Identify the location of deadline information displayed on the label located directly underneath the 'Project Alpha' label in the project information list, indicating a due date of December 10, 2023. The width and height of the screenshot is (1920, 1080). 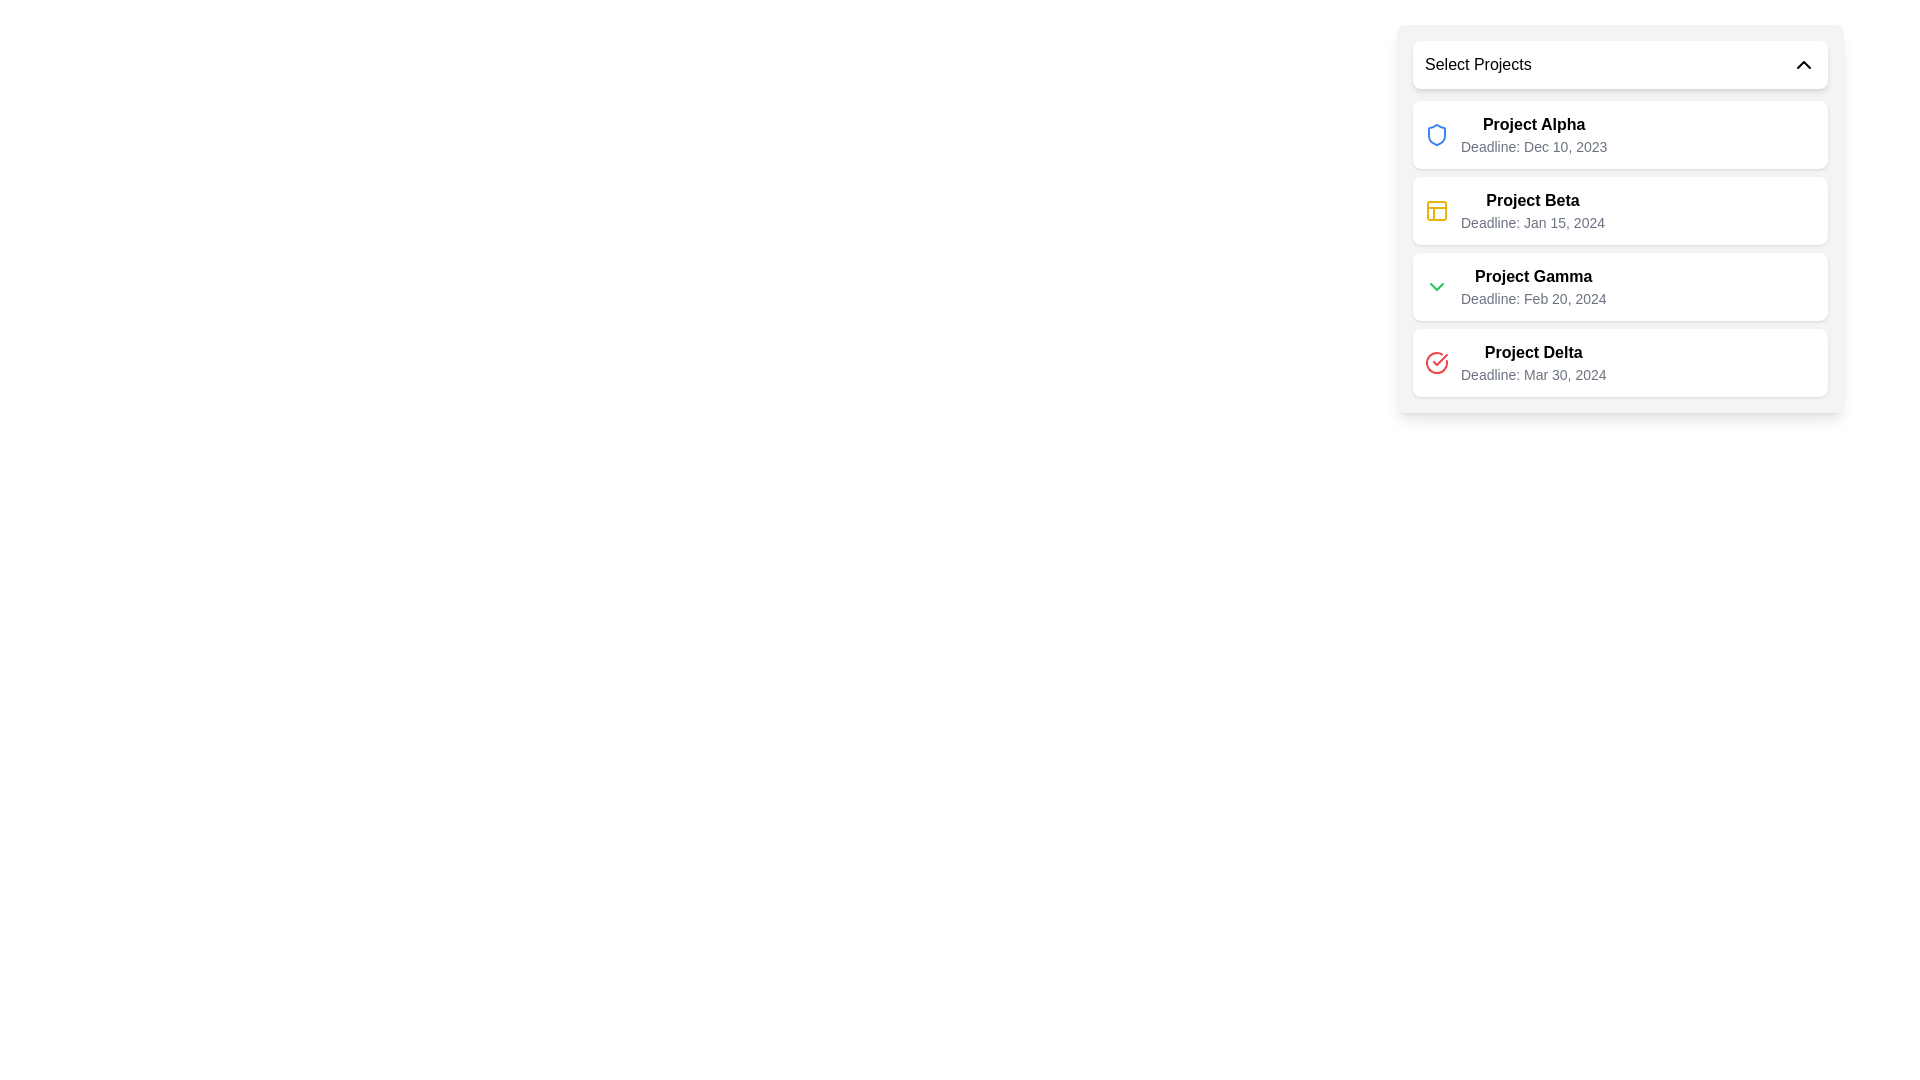
(1533, 145).